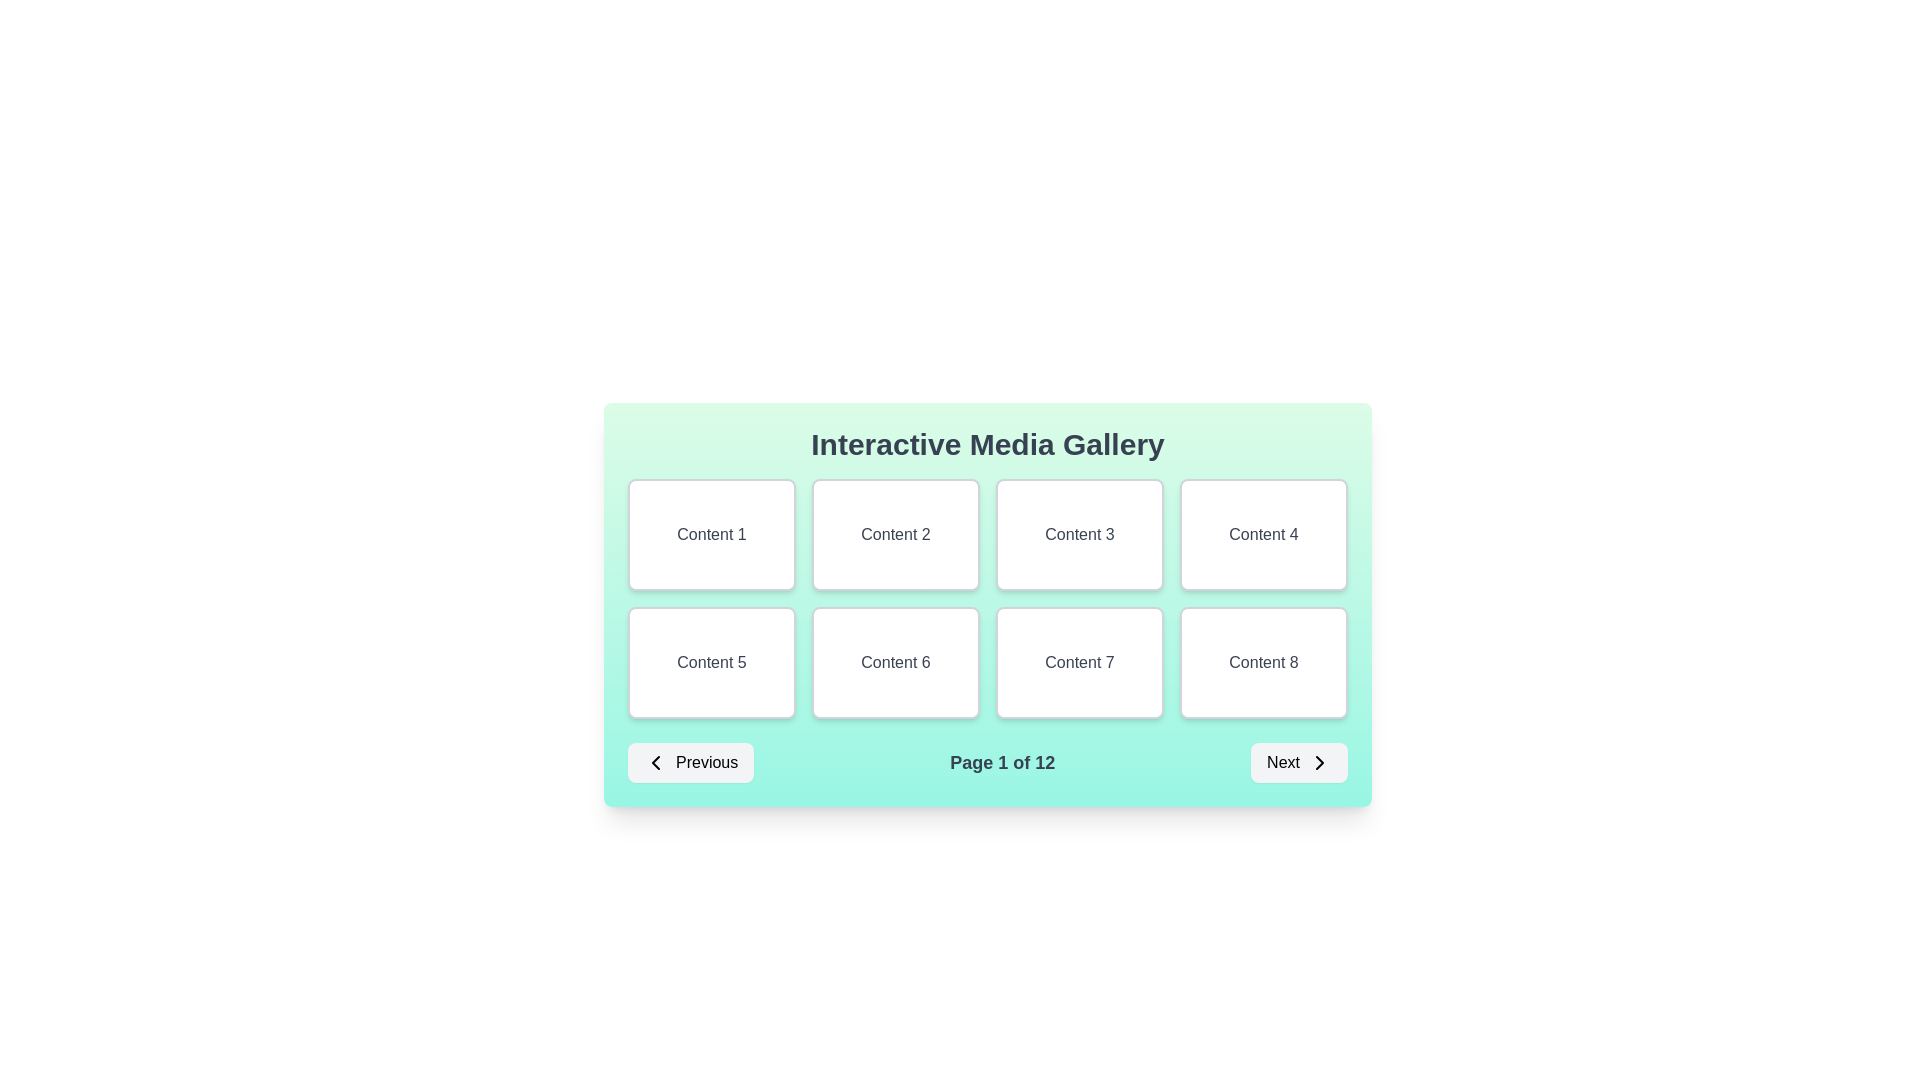  Describe the element at coordinates (1002, 763) in the screenshot. I see `the text display indicating the current page number, which reads 'Page 1 of 12', styled with a bold font and dark gray color, positioned between the 'Previous' and 'Next' buttons` at that location.